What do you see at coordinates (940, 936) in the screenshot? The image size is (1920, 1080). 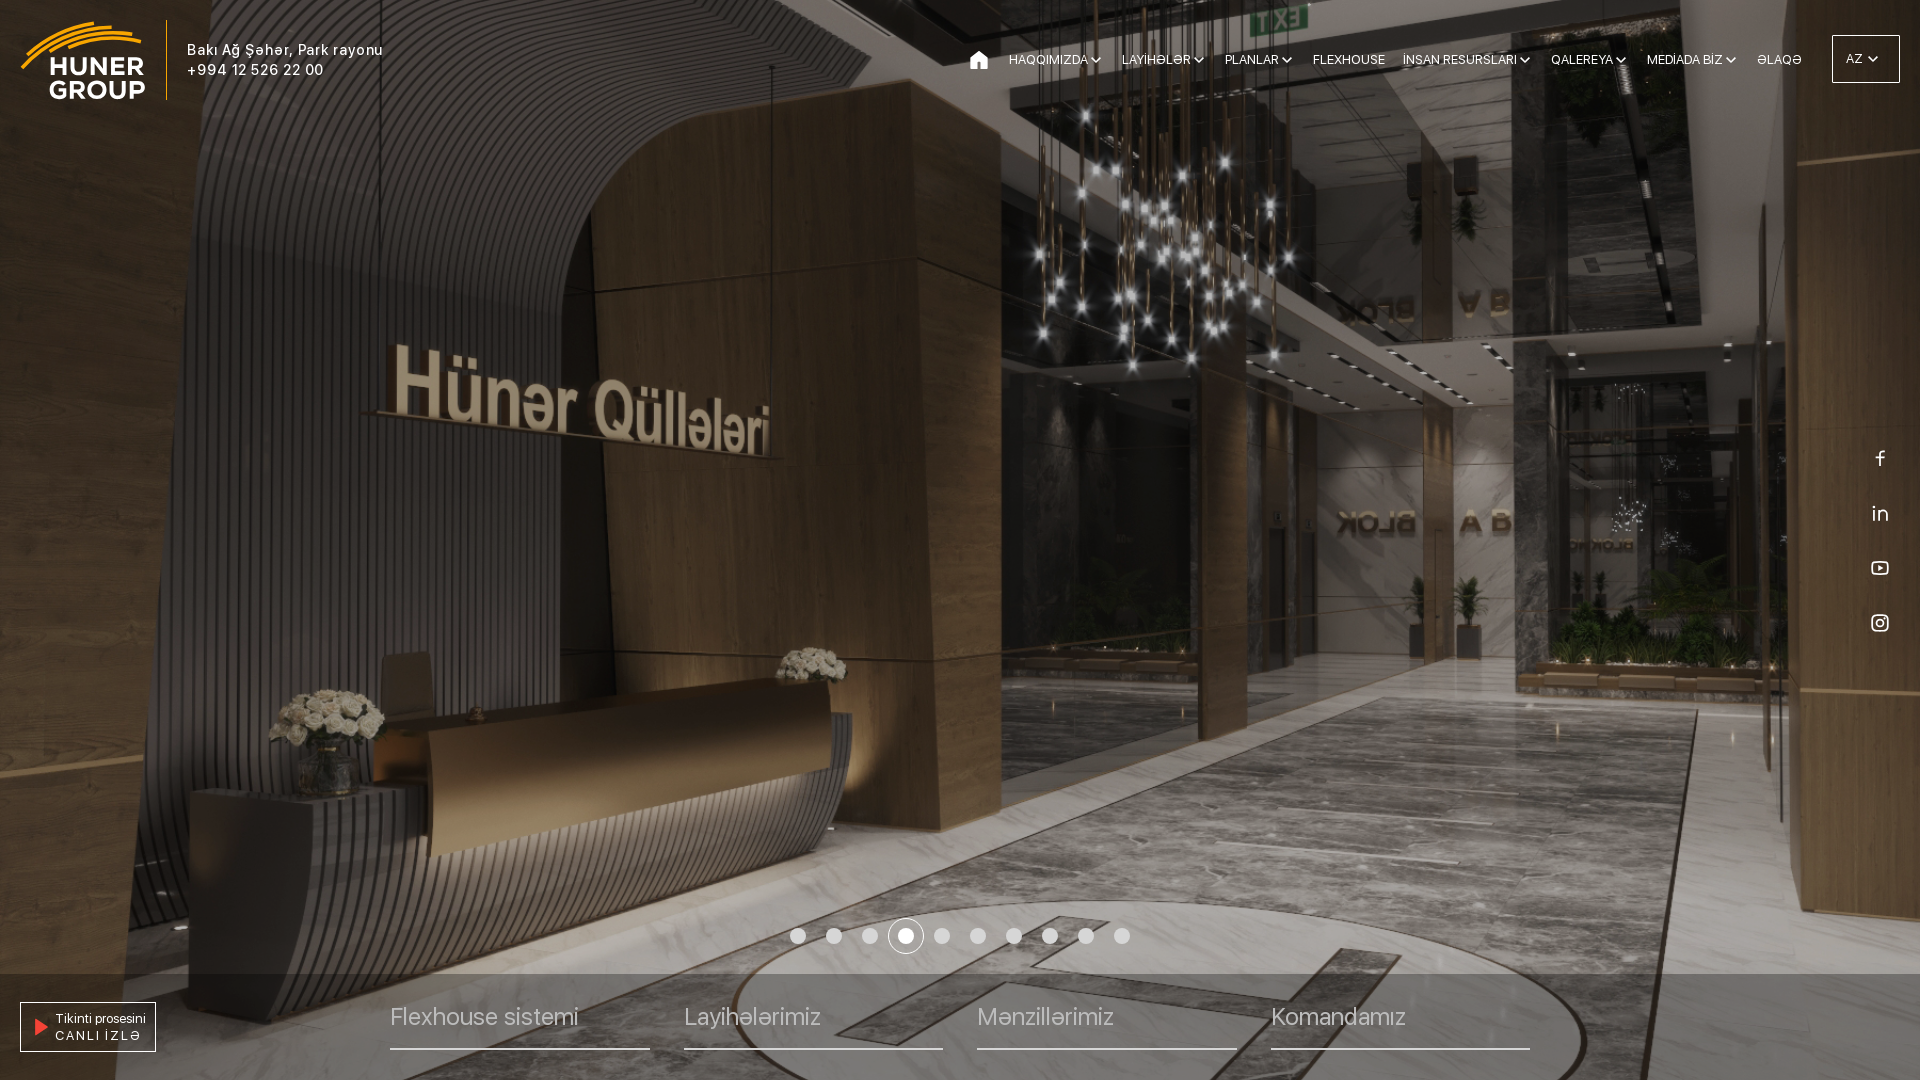 I see `'5'` at bounding box center [940, 936].